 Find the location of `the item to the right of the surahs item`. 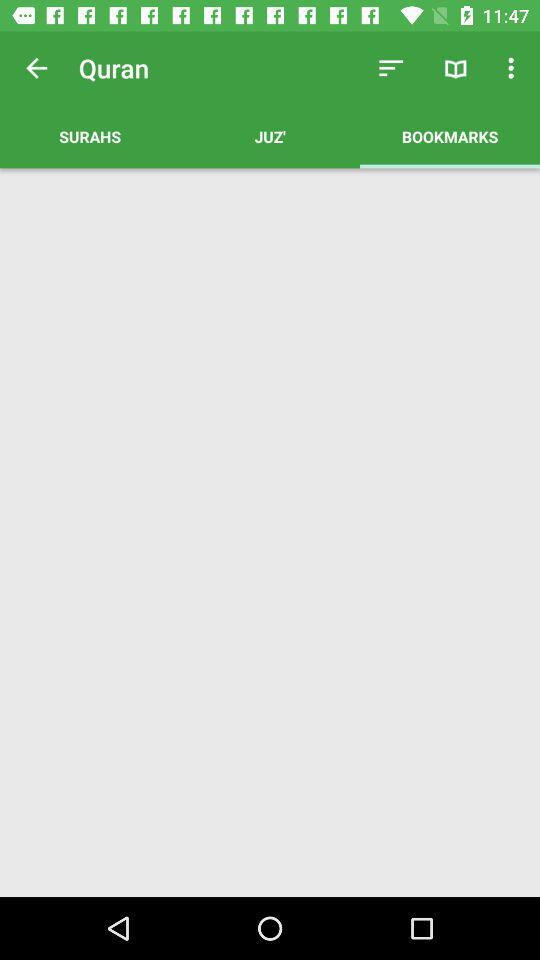

the item to the right of the surahs item is located at coordinates (270, 135).